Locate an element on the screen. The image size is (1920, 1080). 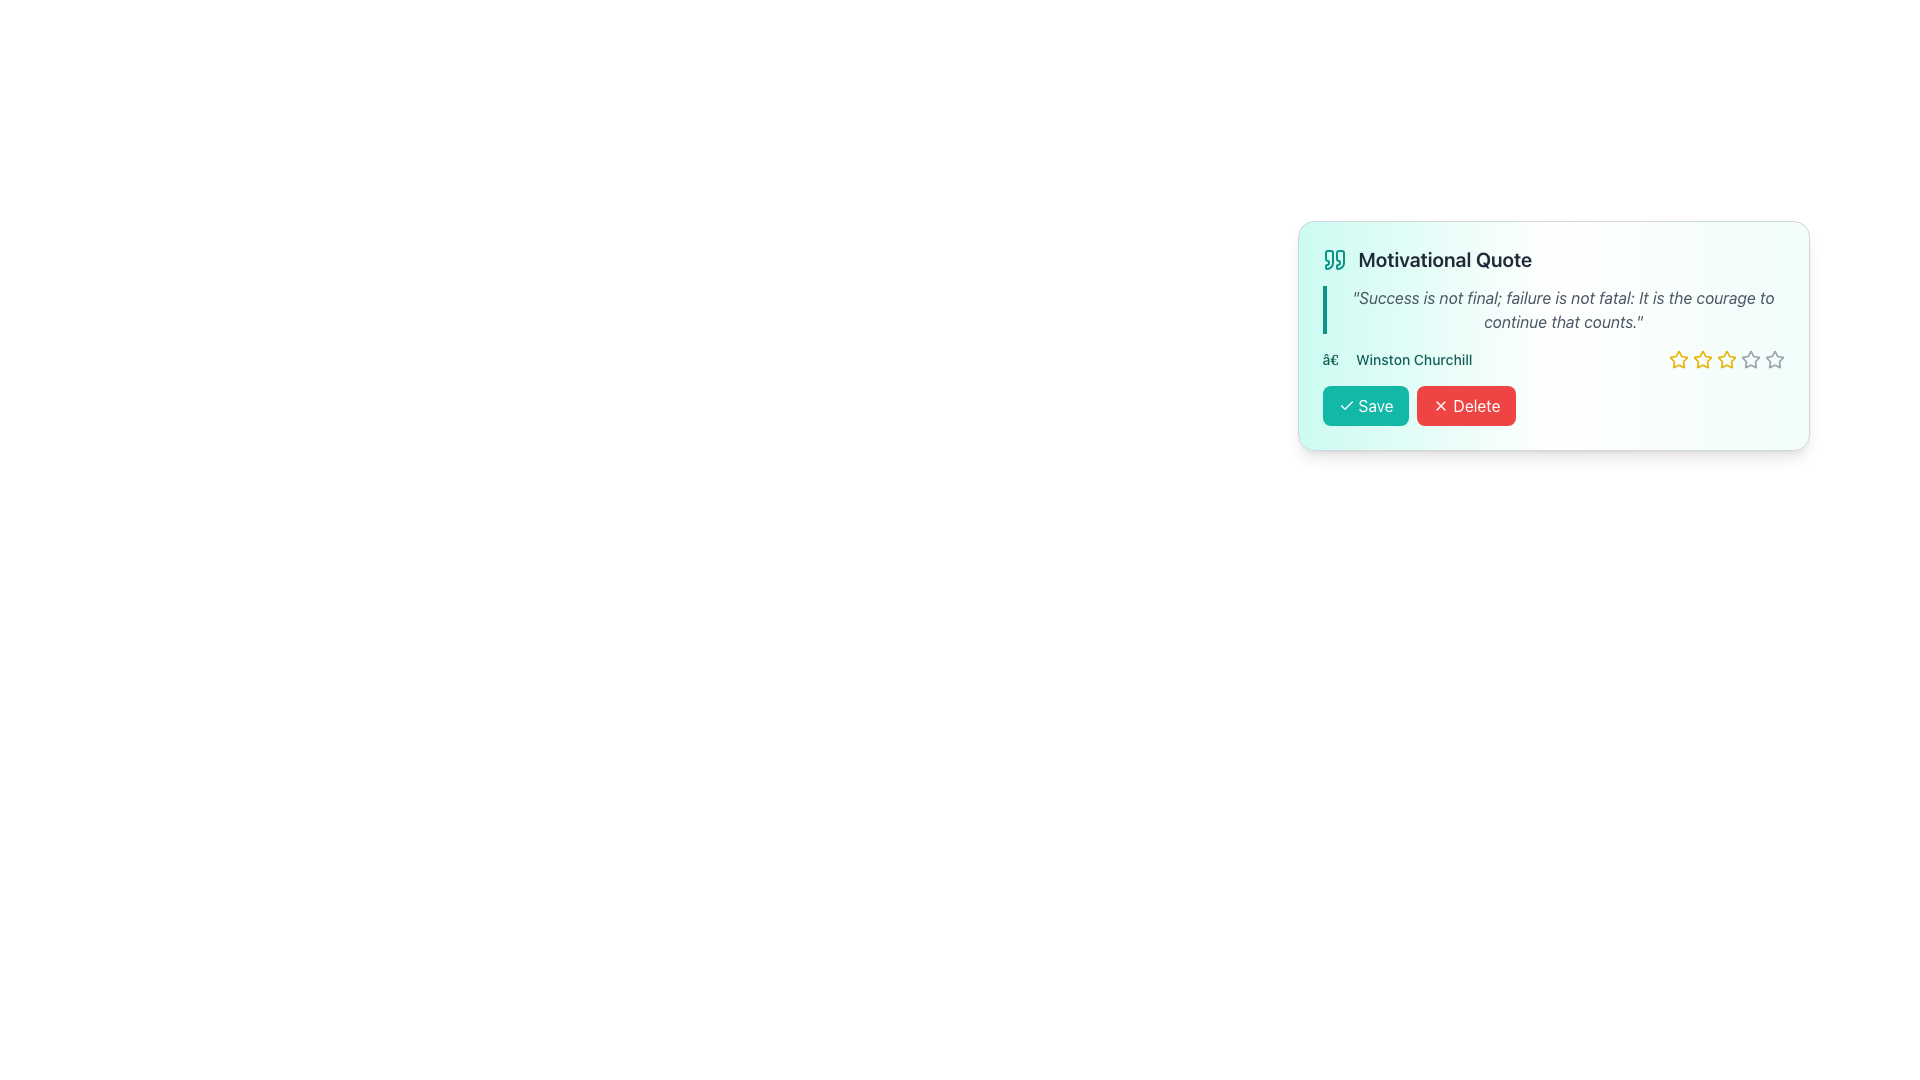
the second star icon from the left in the horizontal row of five stars is located at coordinates (1725, 358).